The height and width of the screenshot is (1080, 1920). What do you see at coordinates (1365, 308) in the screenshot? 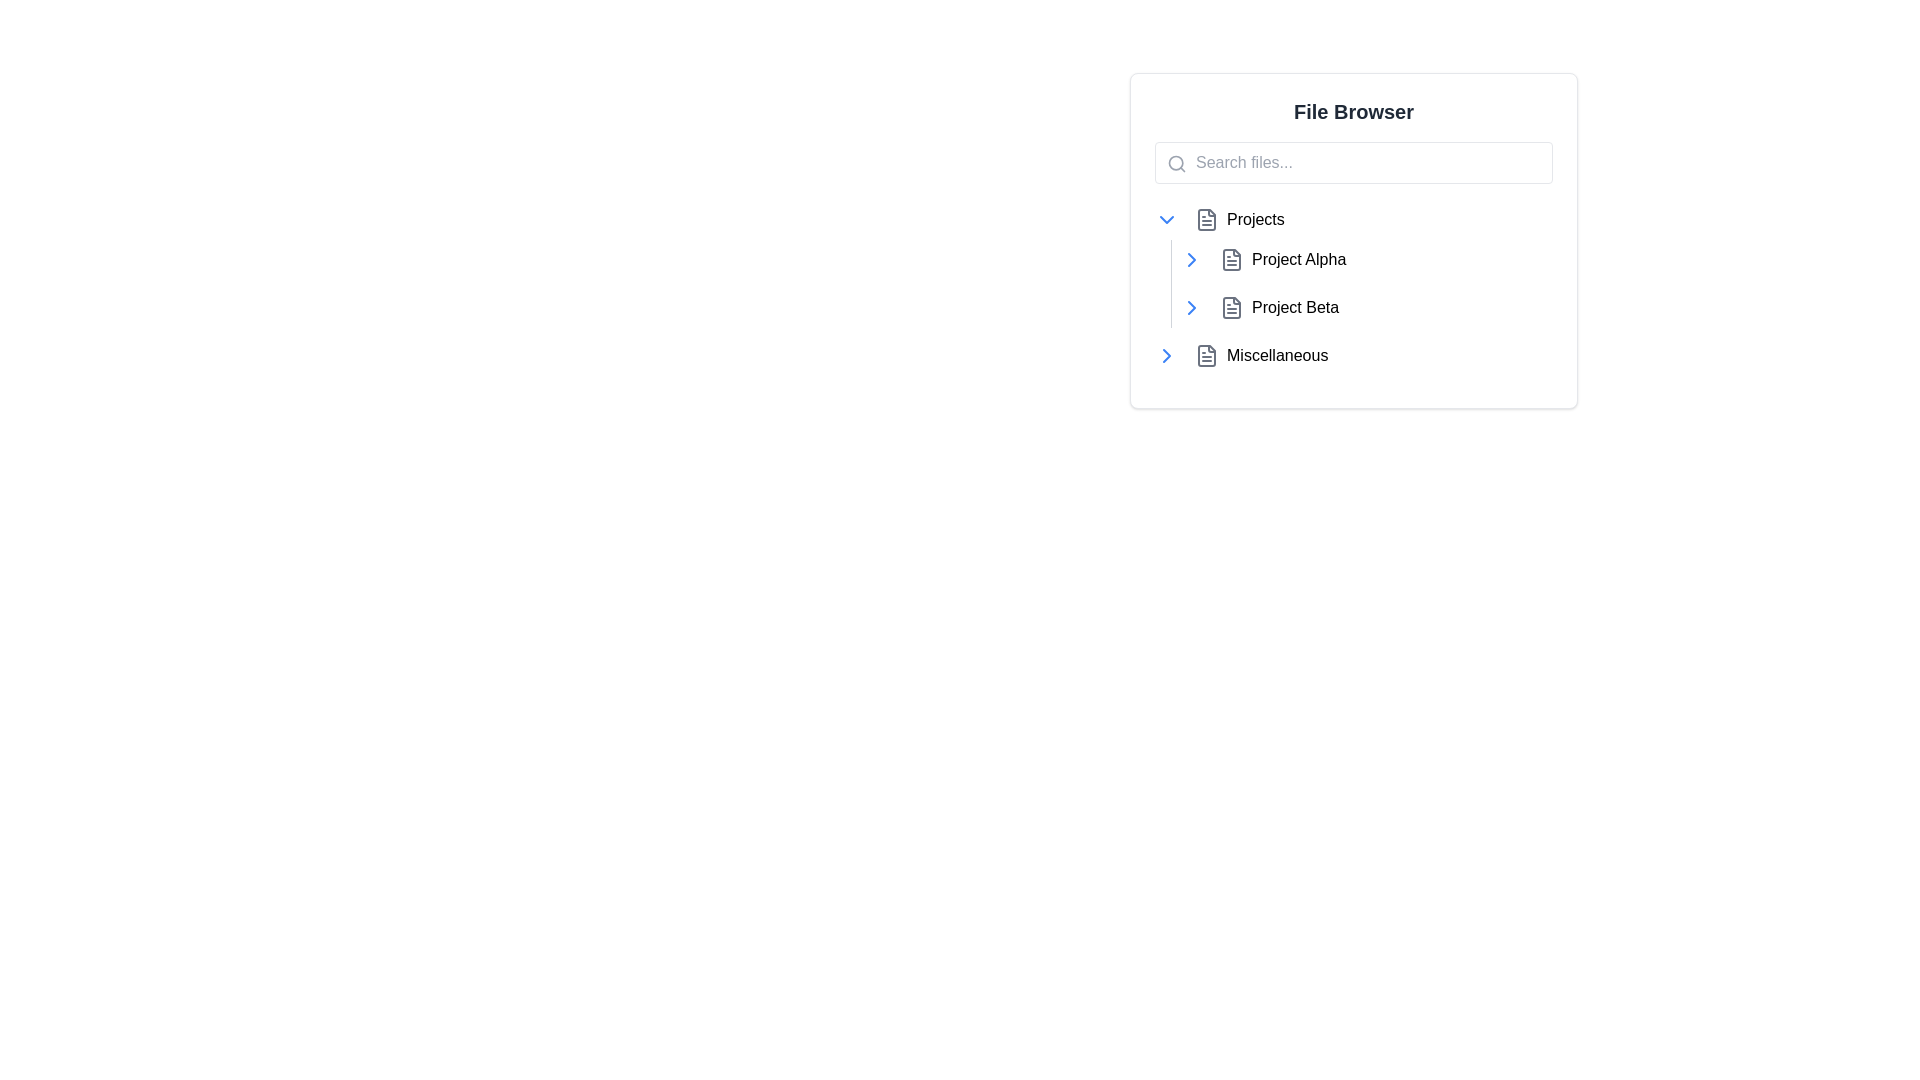
I see `the selectable list item labeled 'Project Beta' in the file explorer interface` at bounding box center [1365, 308].